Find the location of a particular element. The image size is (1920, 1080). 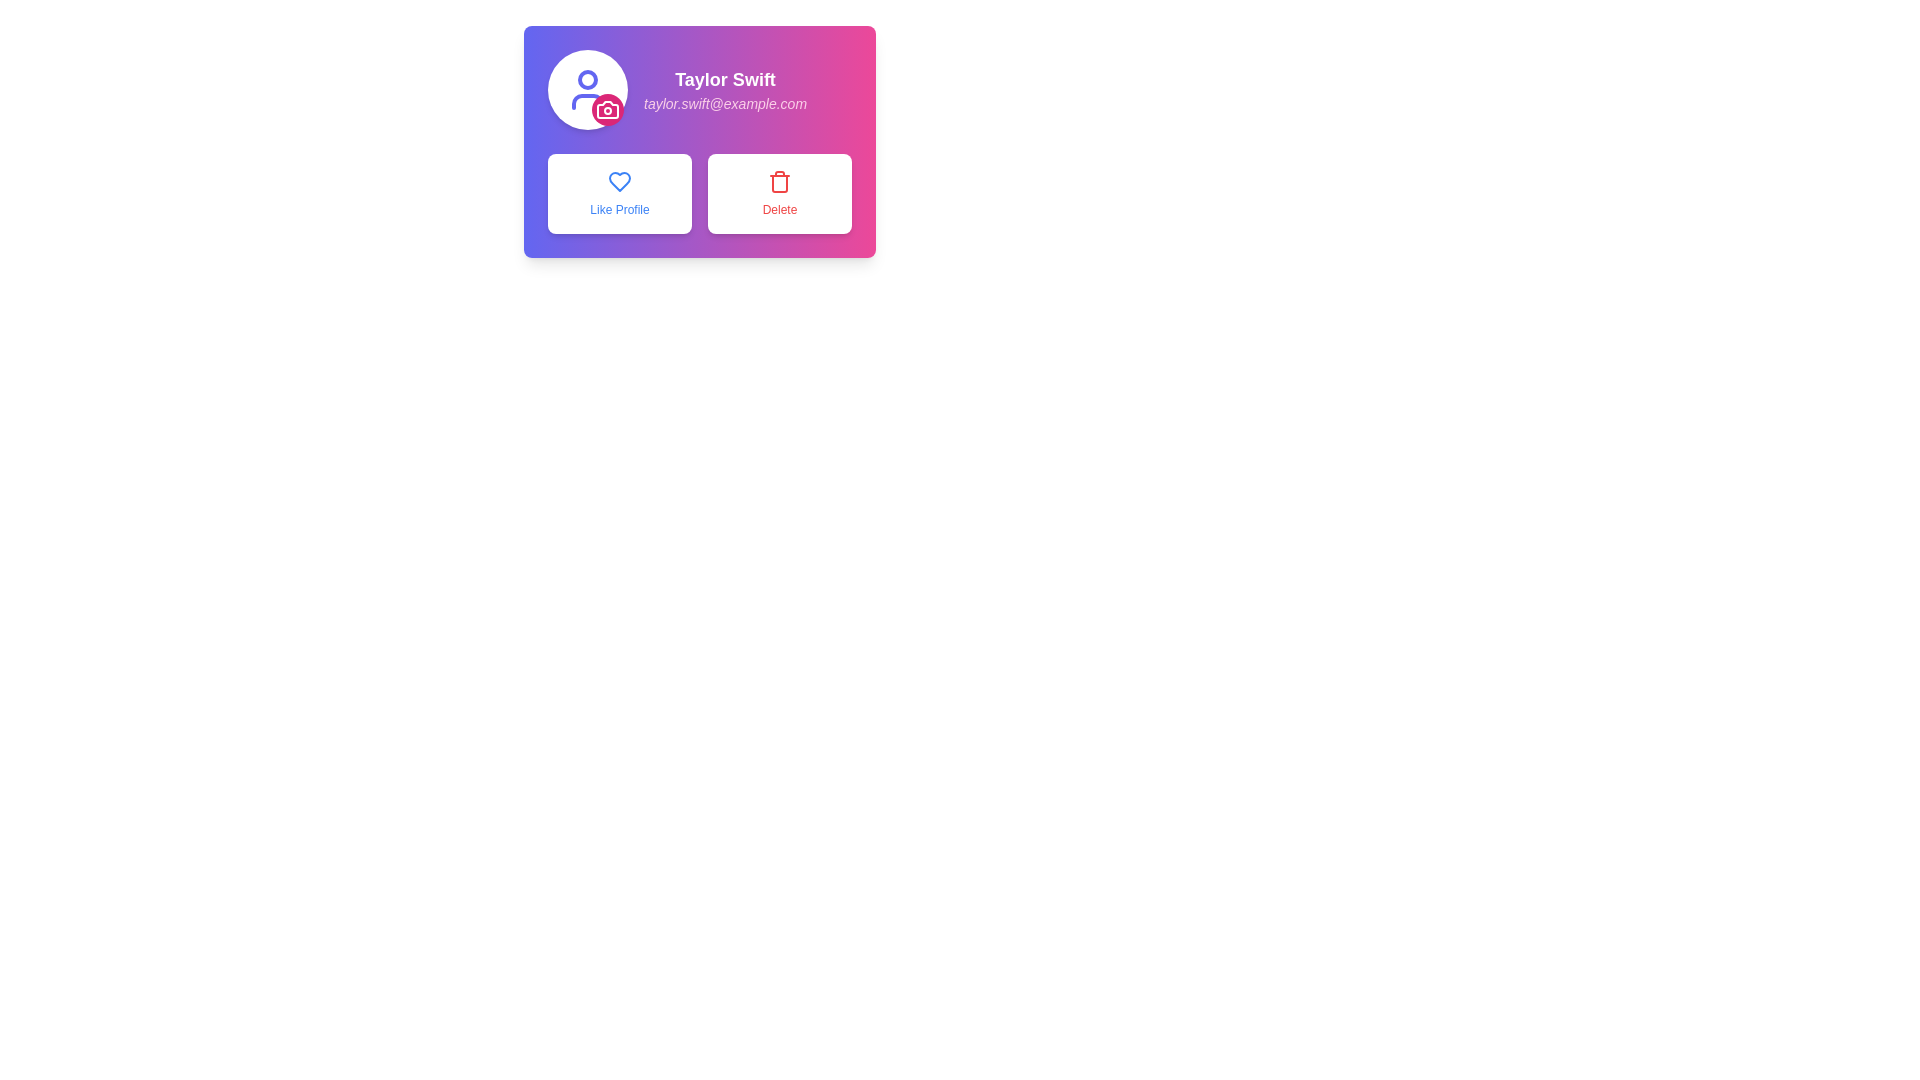

the pink circular button containing the SVG camera icon at the bottom-right corner of the user card for uploading or selecting a new image is located at coordinates (607, 110).